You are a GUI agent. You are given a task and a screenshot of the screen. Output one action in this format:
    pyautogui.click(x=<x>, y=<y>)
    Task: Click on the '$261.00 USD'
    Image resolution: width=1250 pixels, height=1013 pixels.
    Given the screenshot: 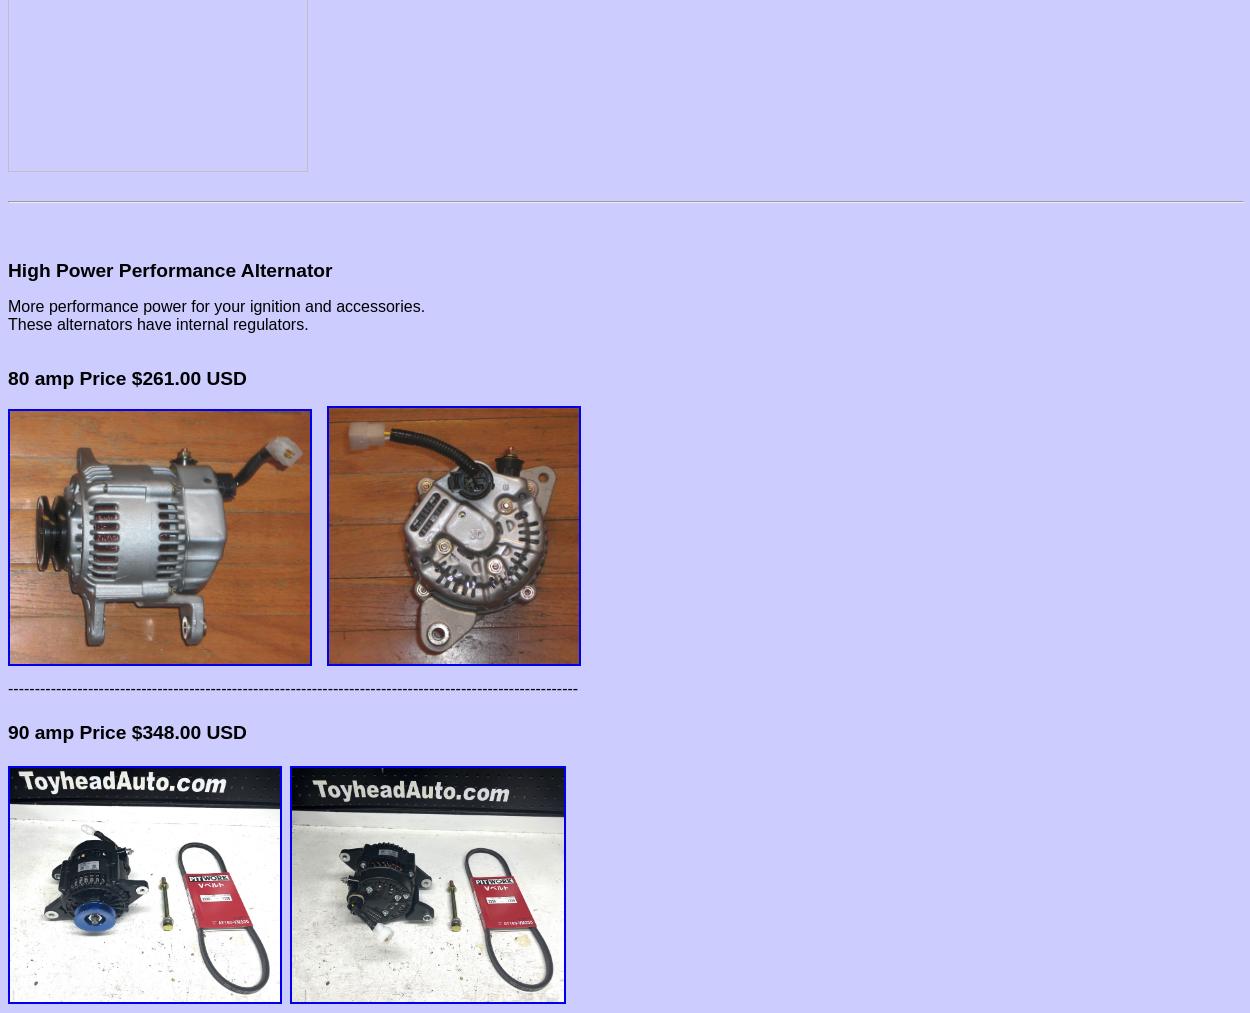 What is the action you would take?
    pyautogui.click(x=185, y=377)
    